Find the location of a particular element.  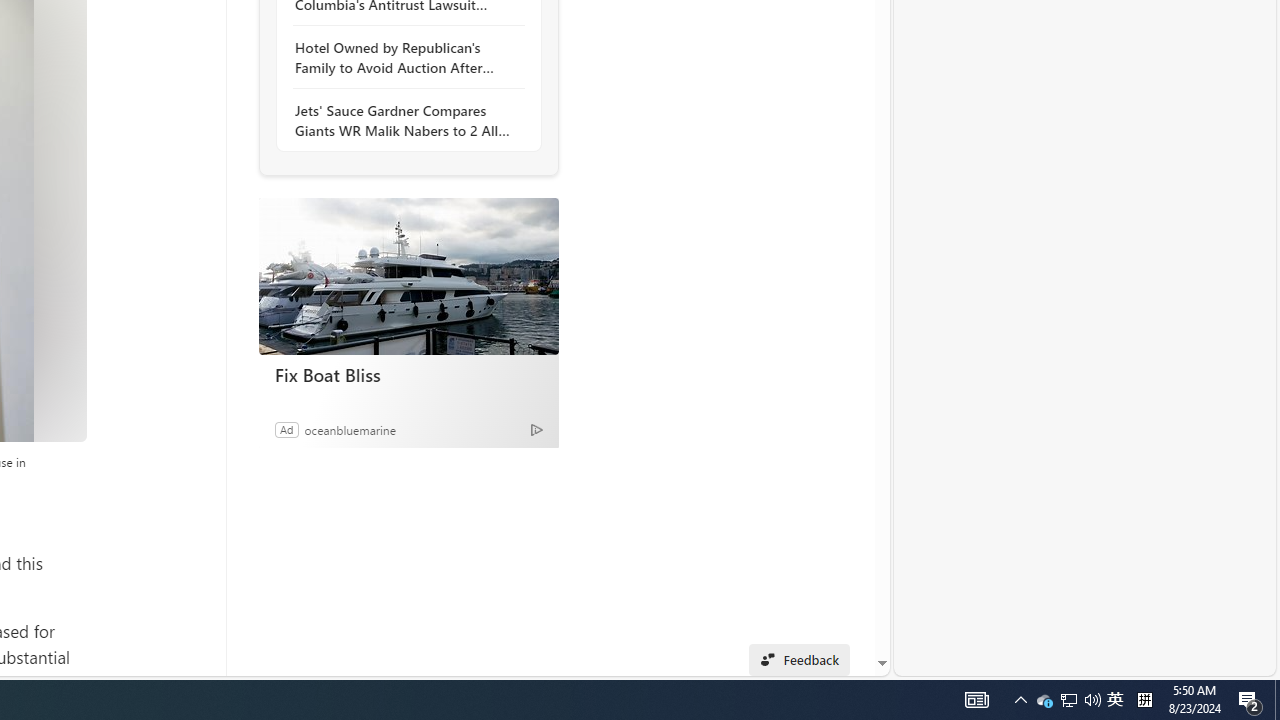

'Ad Choice' is located at coordinates (536, 428).